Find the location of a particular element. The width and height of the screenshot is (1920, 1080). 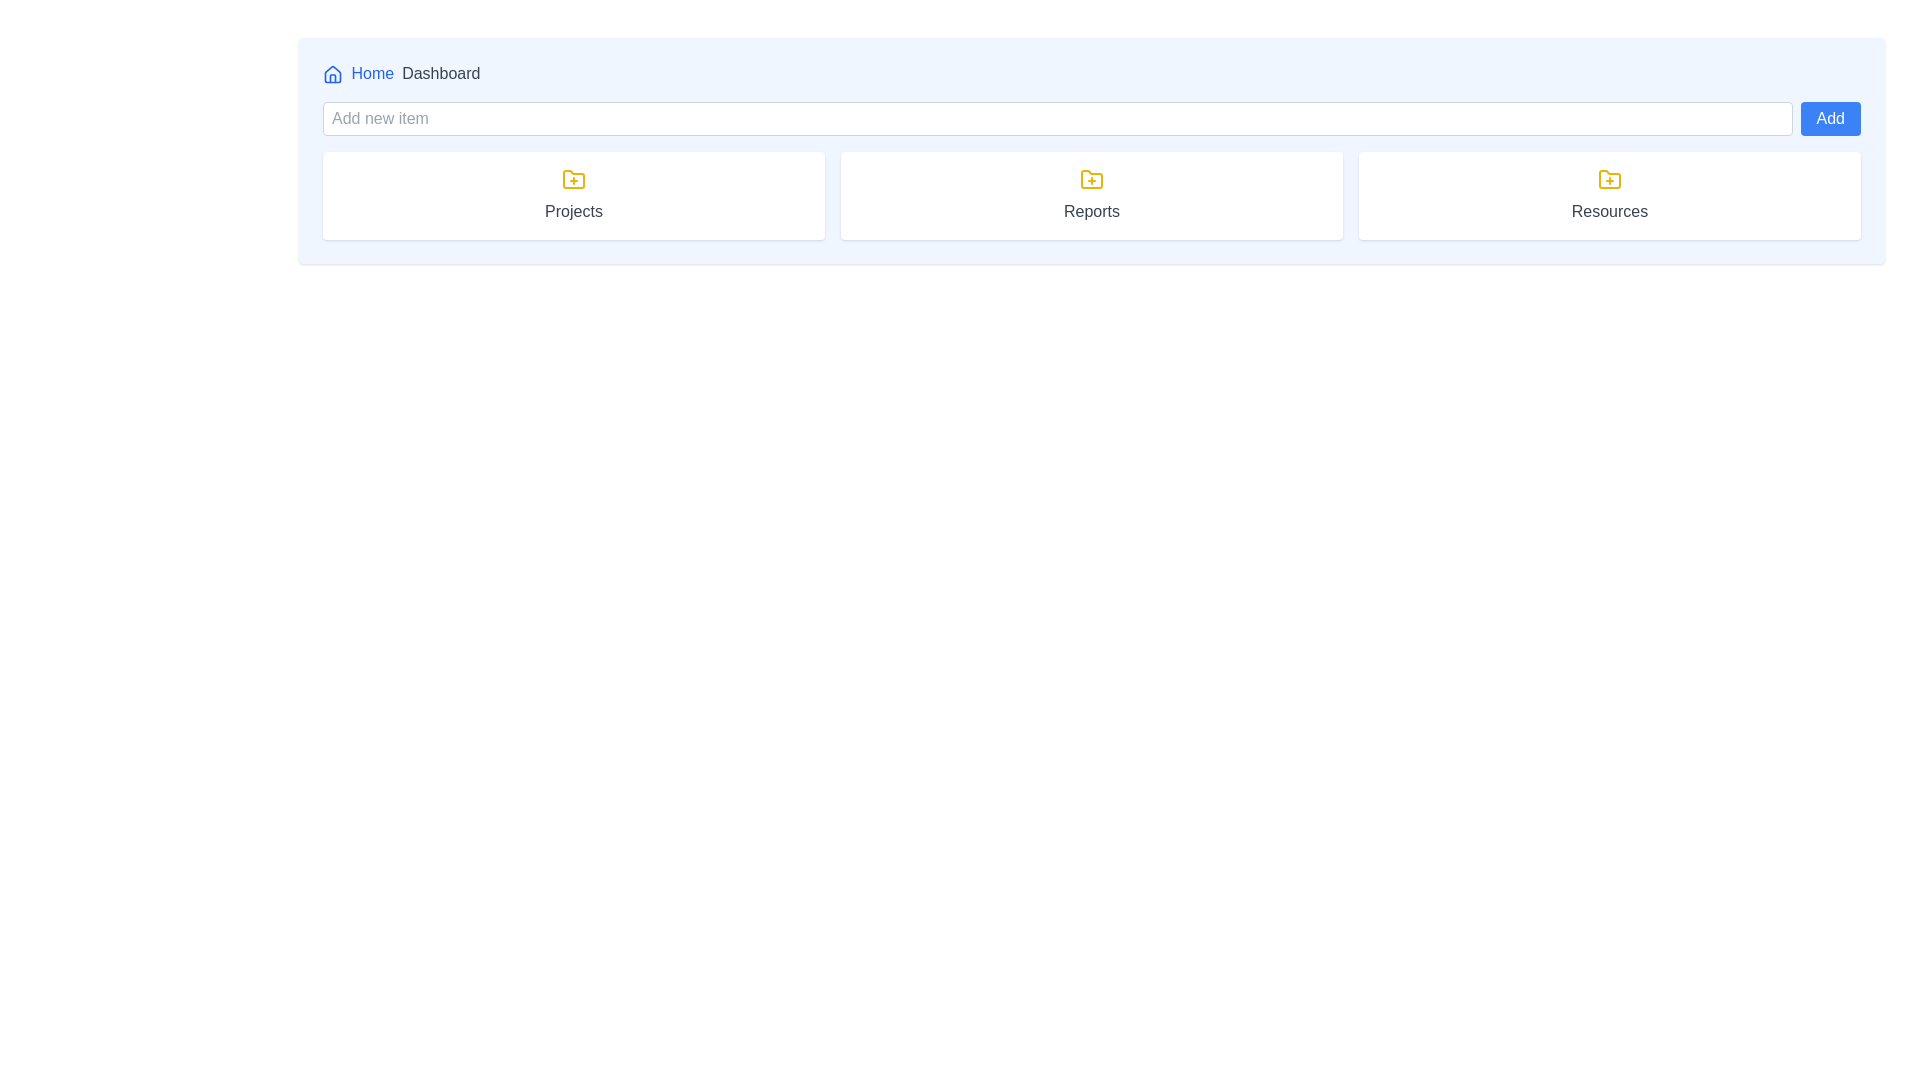

the SVG icon representing a house located adjacent to the 'Home' text in the breadcrumb navigation area is located at coordinates (332, 72).